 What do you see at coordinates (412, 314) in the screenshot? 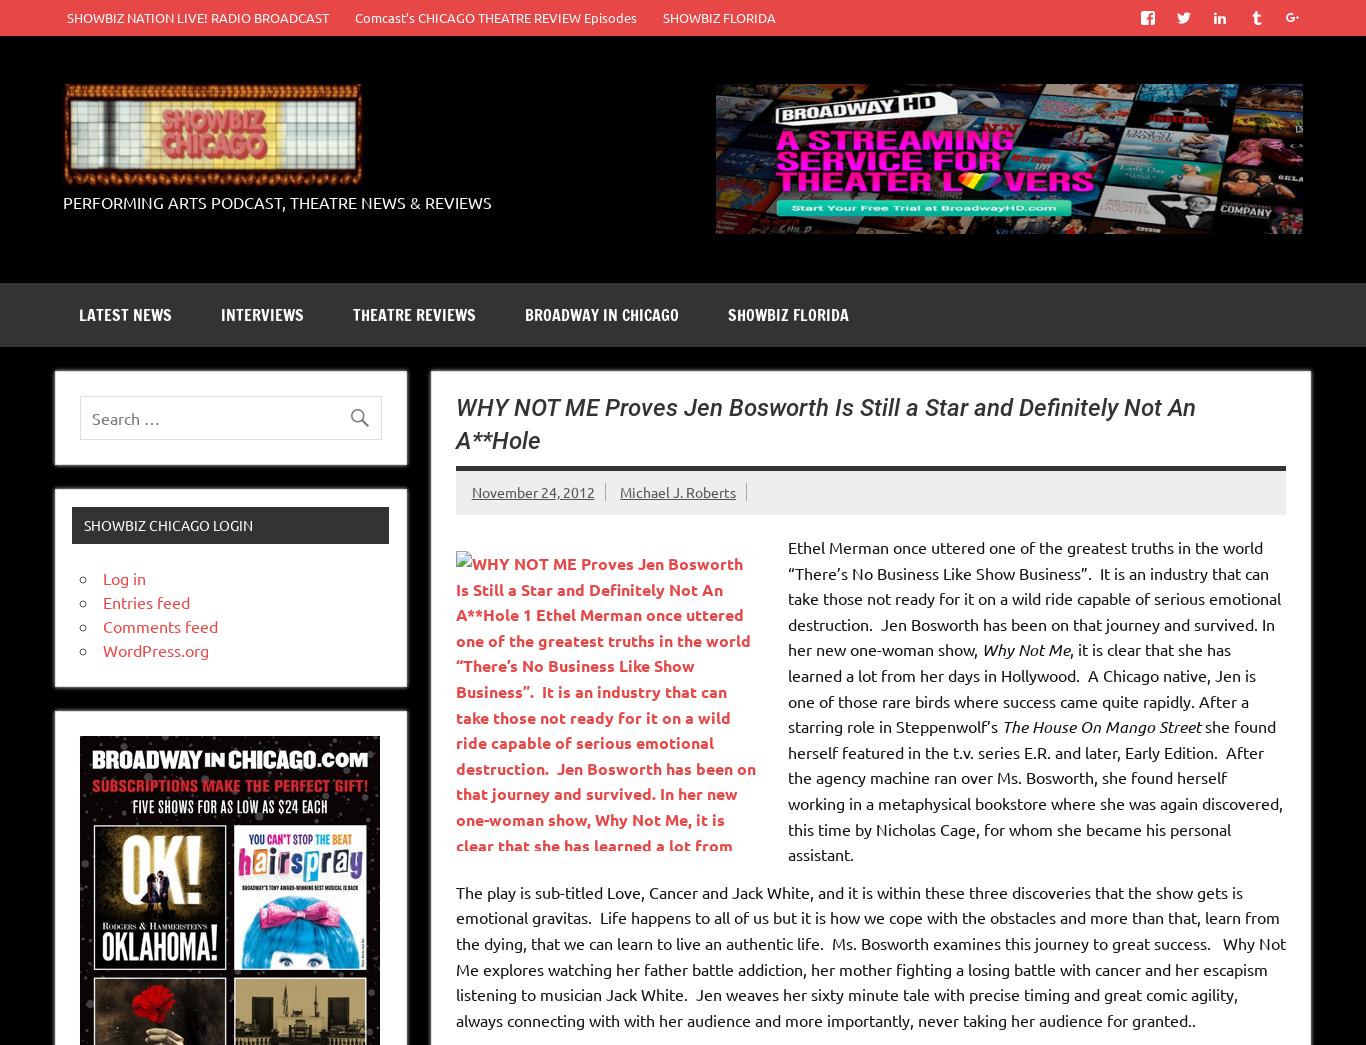
I see `'Theatre Reviews'` at bounding box center [412, 314].